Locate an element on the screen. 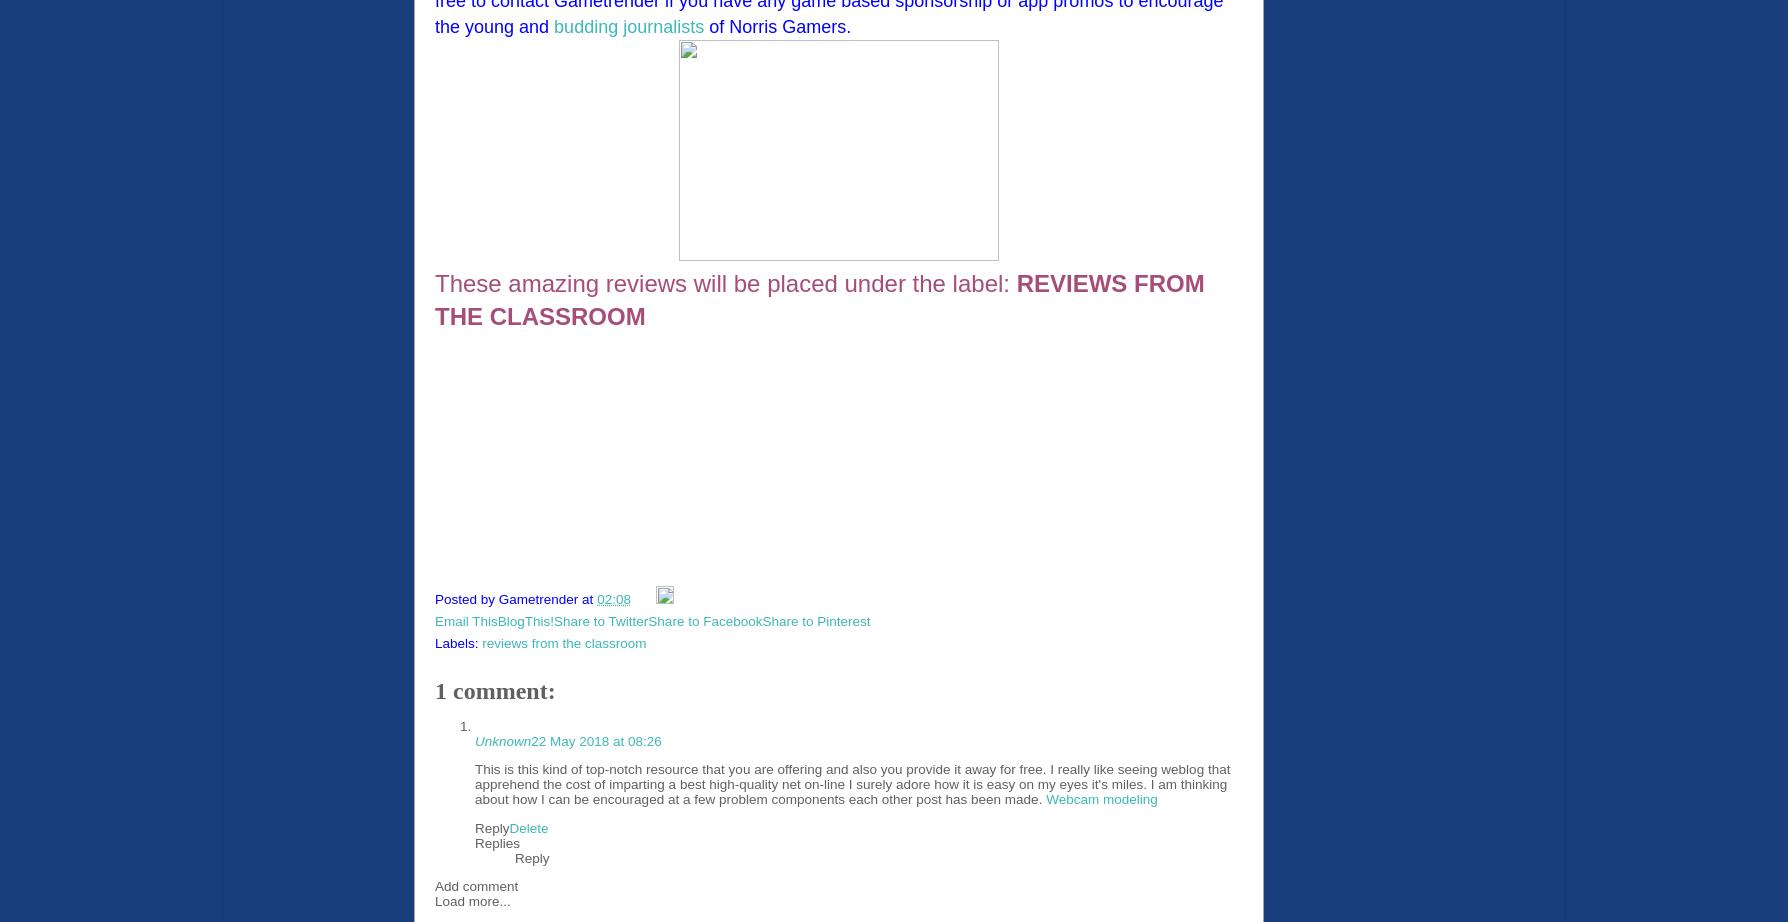 The image size is (1788, 922). 'Share to Facebook' is located at coordinates (704, 620).